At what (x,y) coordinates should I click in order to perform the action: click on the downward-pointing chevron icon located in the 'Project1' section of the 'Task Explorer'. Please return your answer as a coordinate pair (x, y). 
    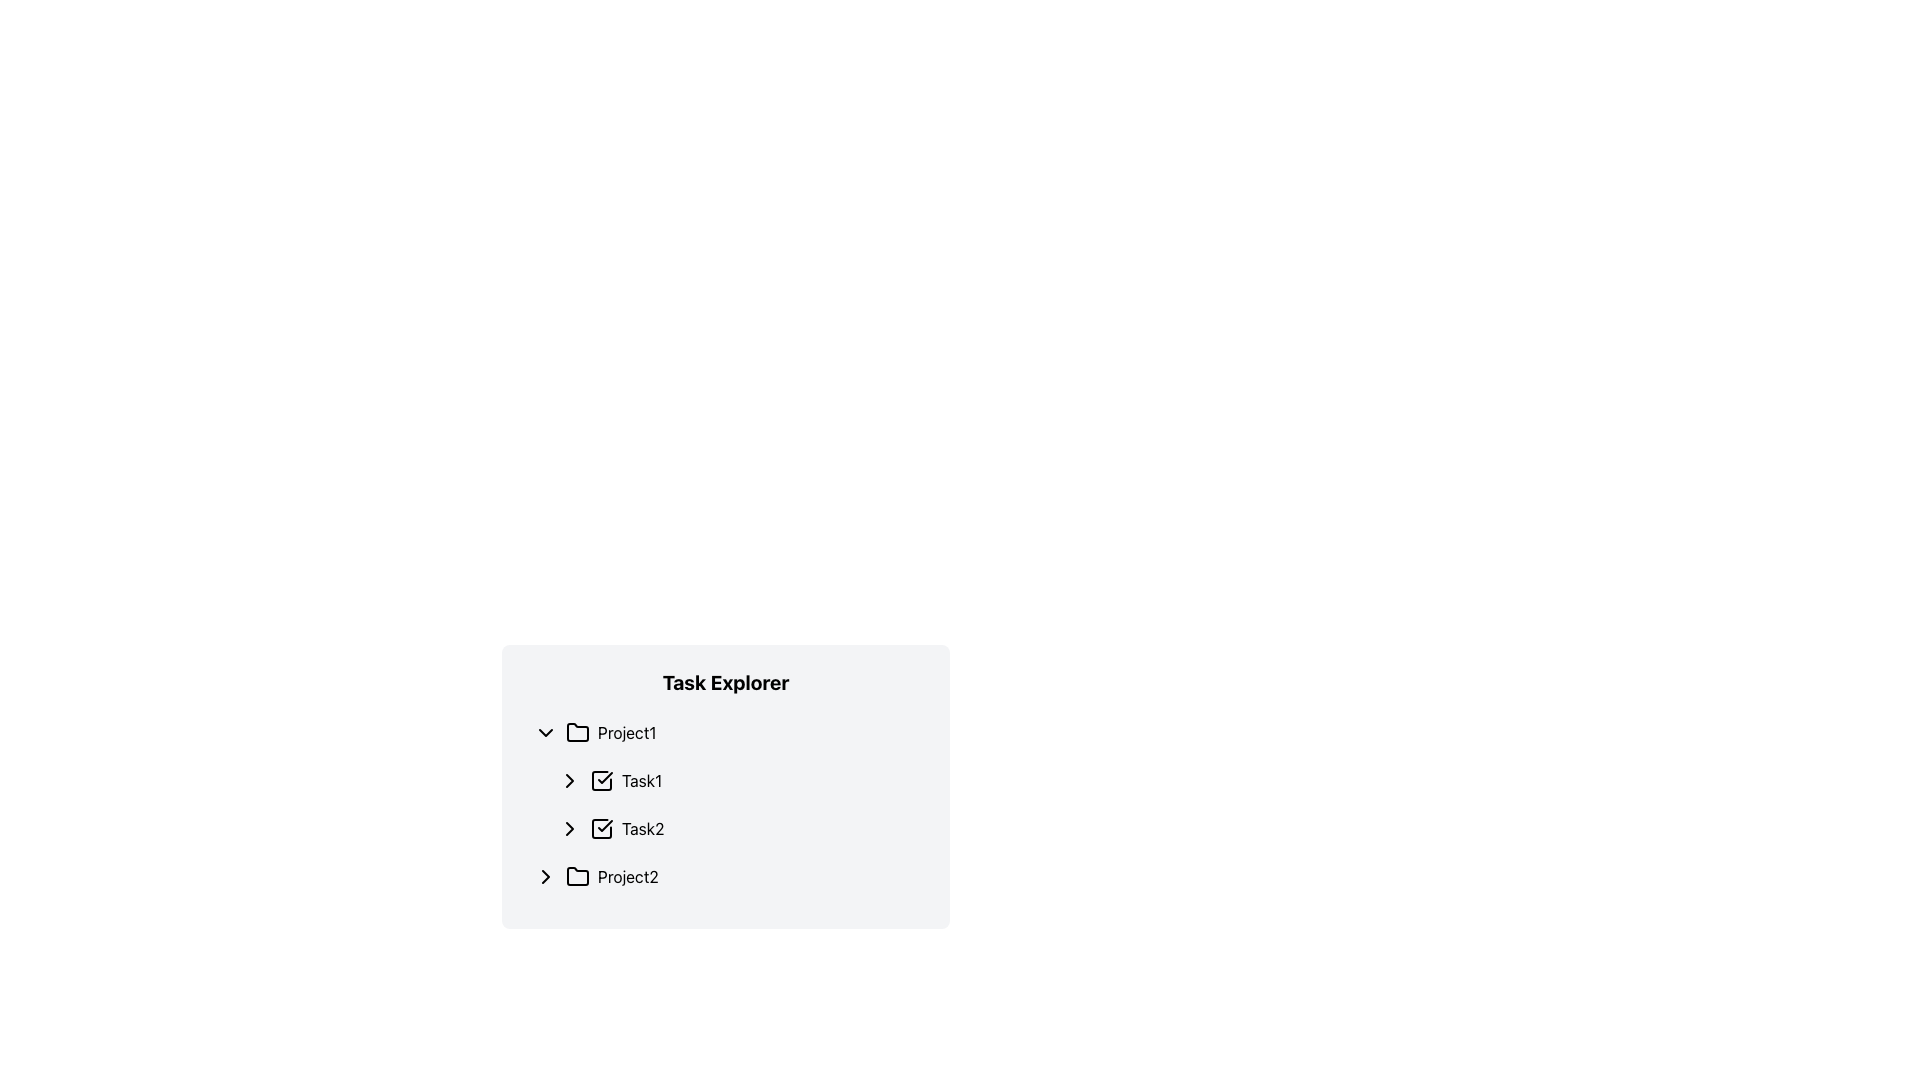
    Looking at the image, I should click on (546, 732).